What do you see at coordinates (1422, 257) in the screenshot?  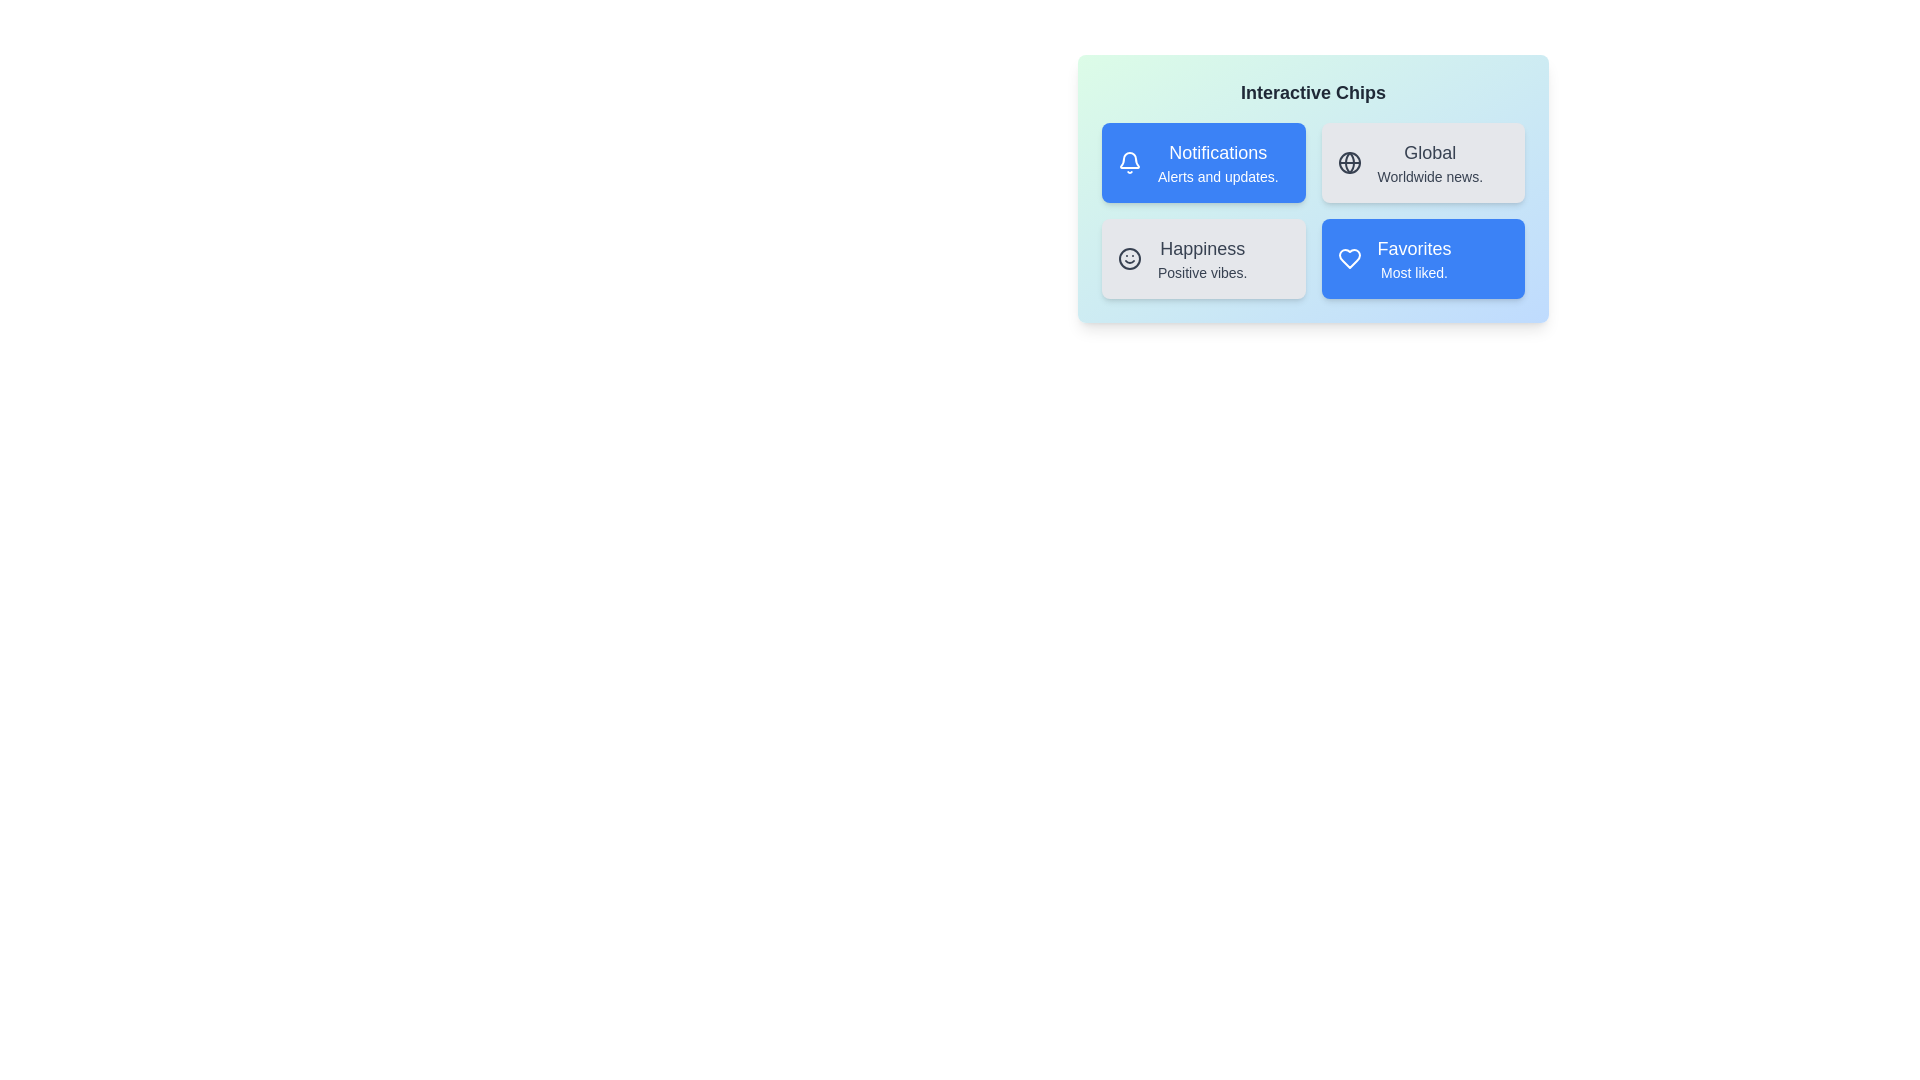 I see `the chip labeled Favorites` at bounding box center [1422, 257].